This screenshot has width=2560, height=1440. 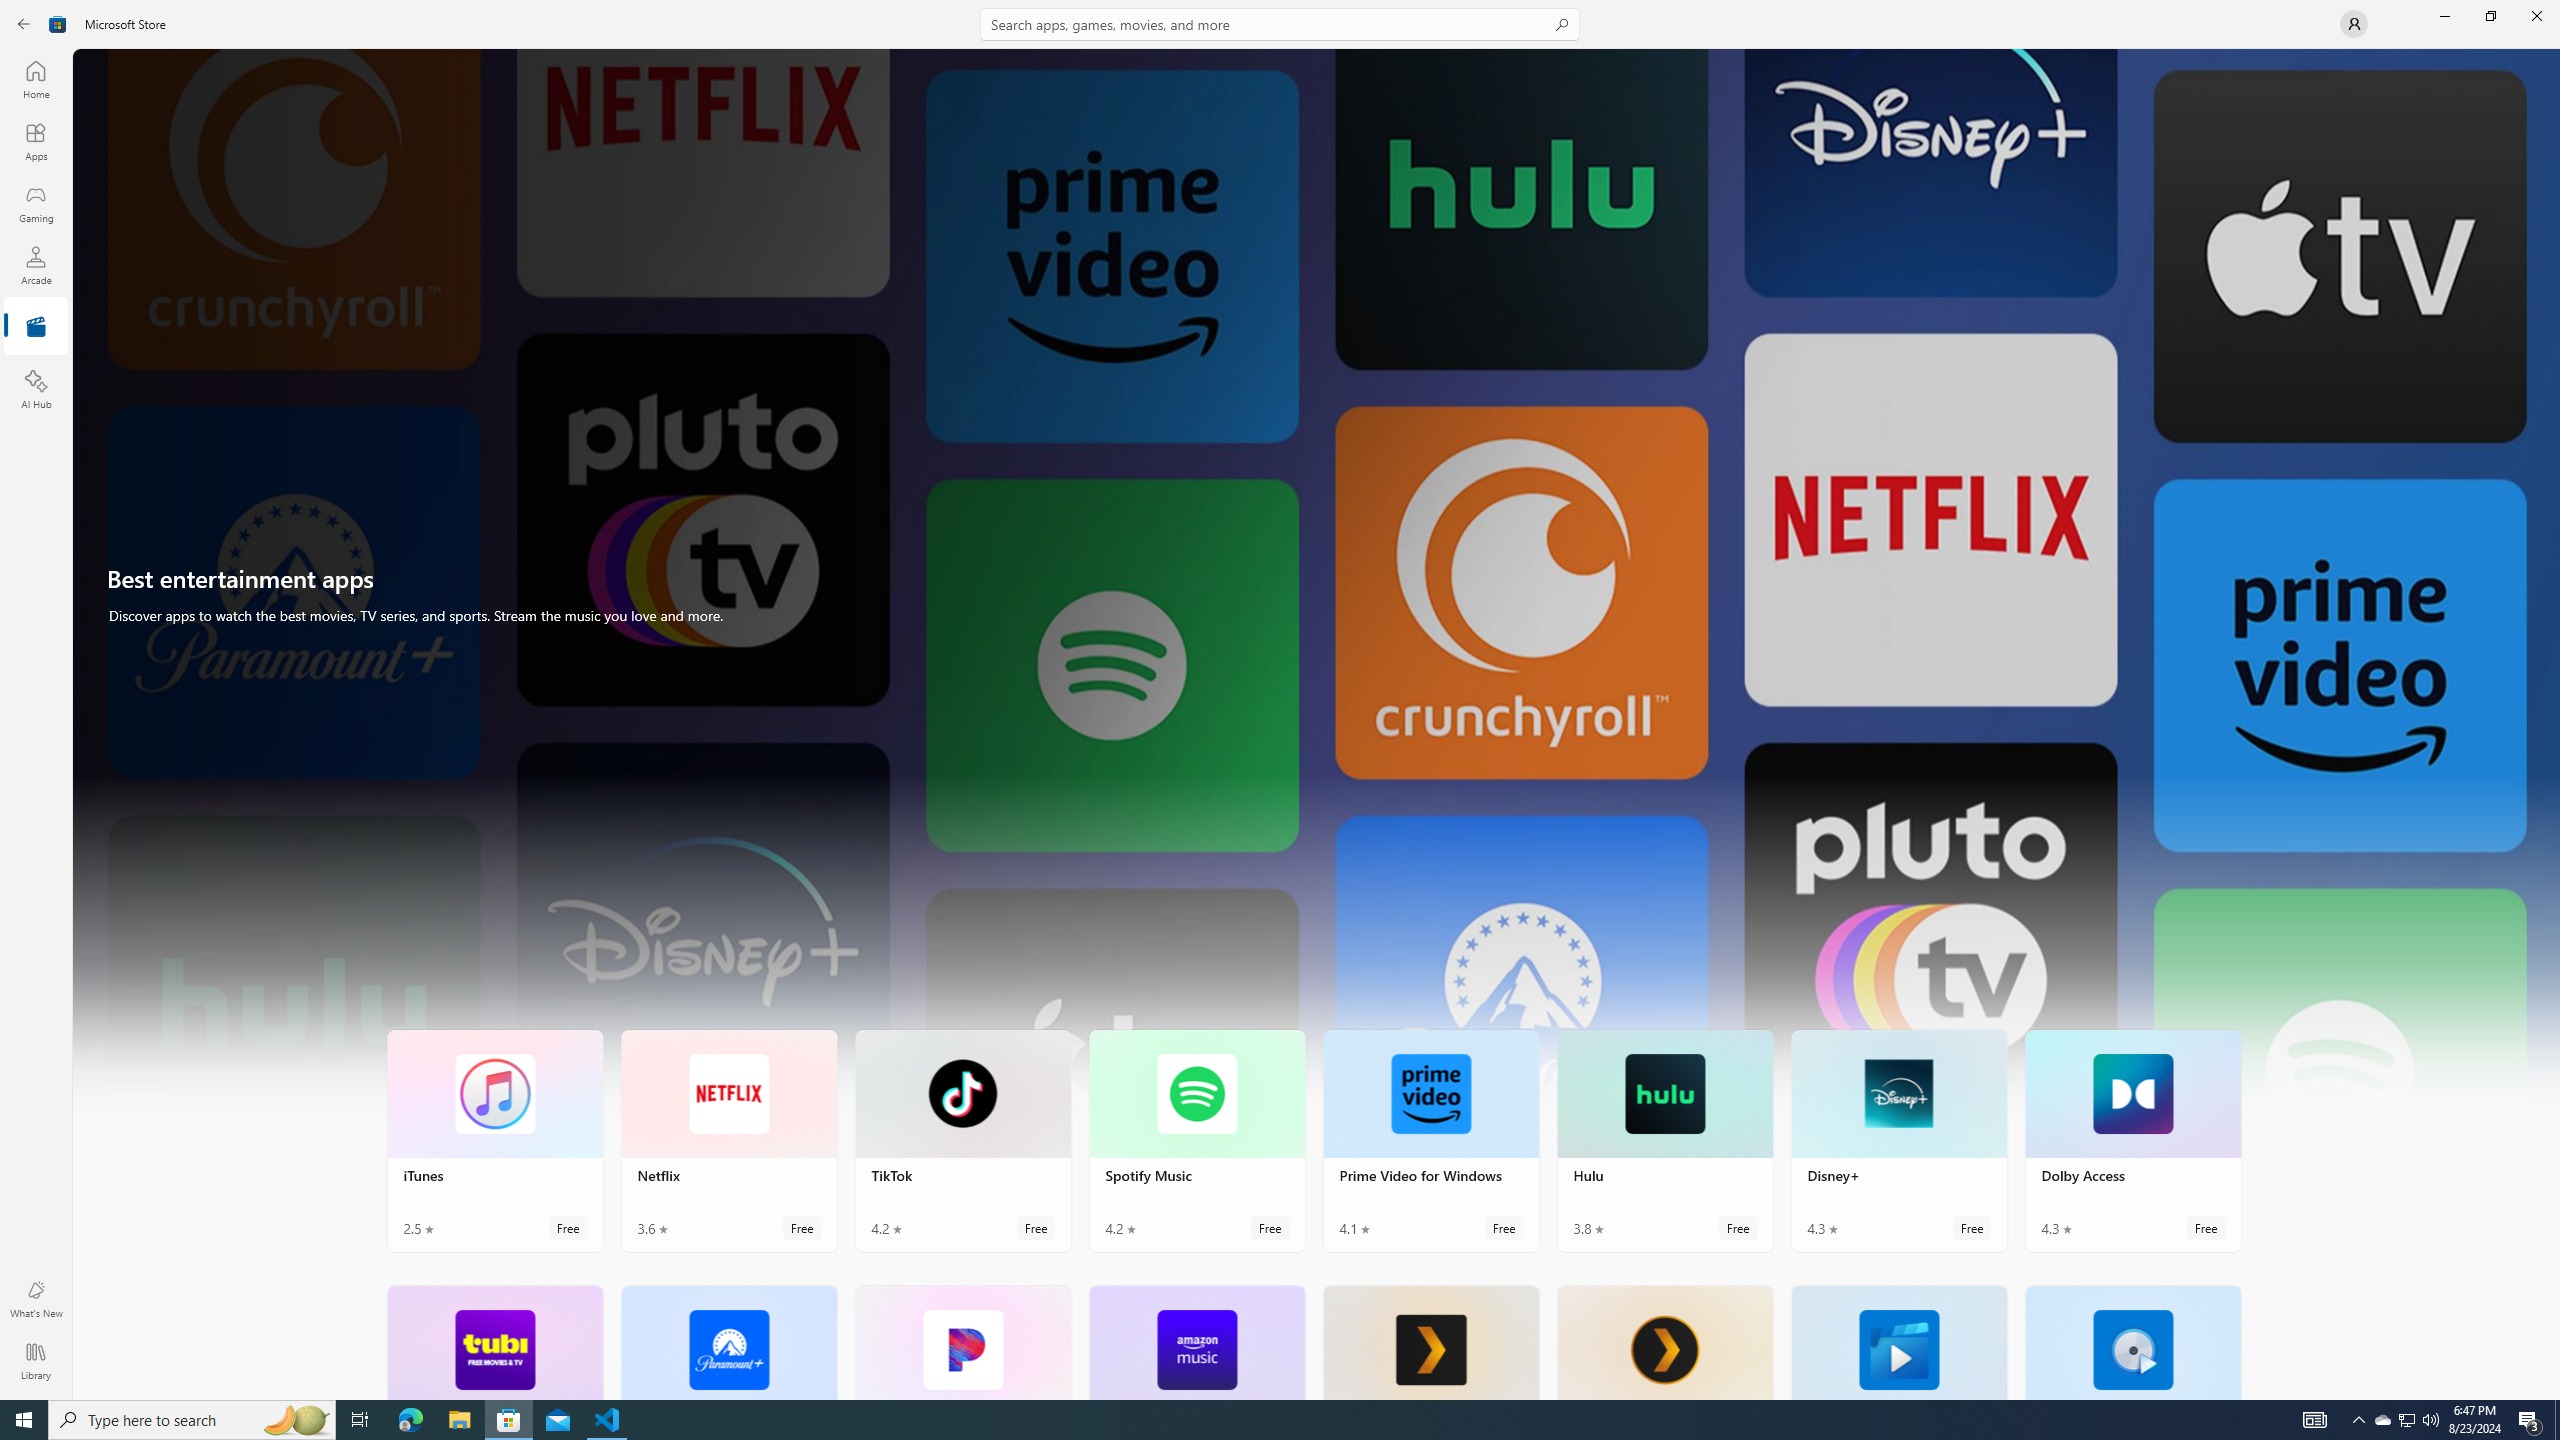 What do you see at coordinates (962, 1141) in the screenshot?
I see `'TikTok. Average rating of 4.2 out of five stars. Free  '` at bounding box center [962, 1141].